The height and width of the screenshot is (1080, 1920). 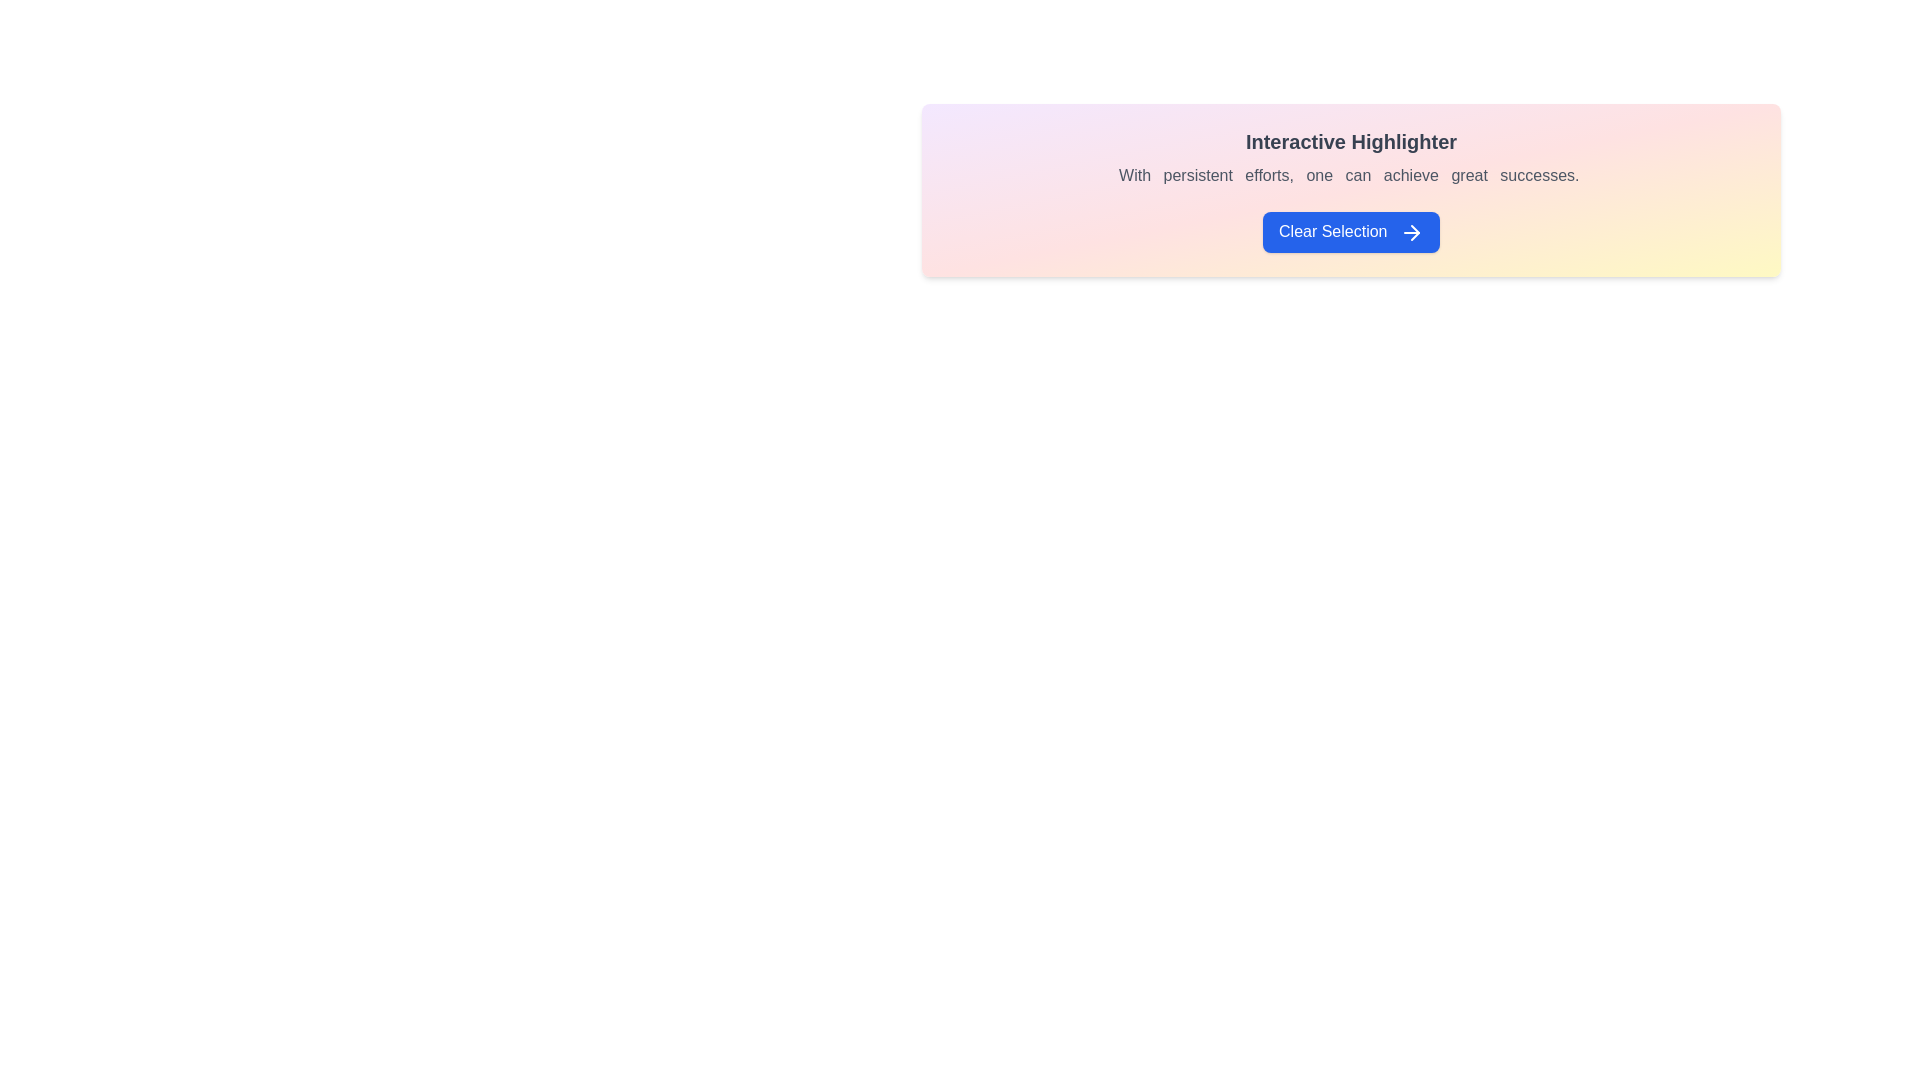 I want to click on the clear/reset button located below the 'Interactive Highlighter' text, so click(x=1351, y=231).